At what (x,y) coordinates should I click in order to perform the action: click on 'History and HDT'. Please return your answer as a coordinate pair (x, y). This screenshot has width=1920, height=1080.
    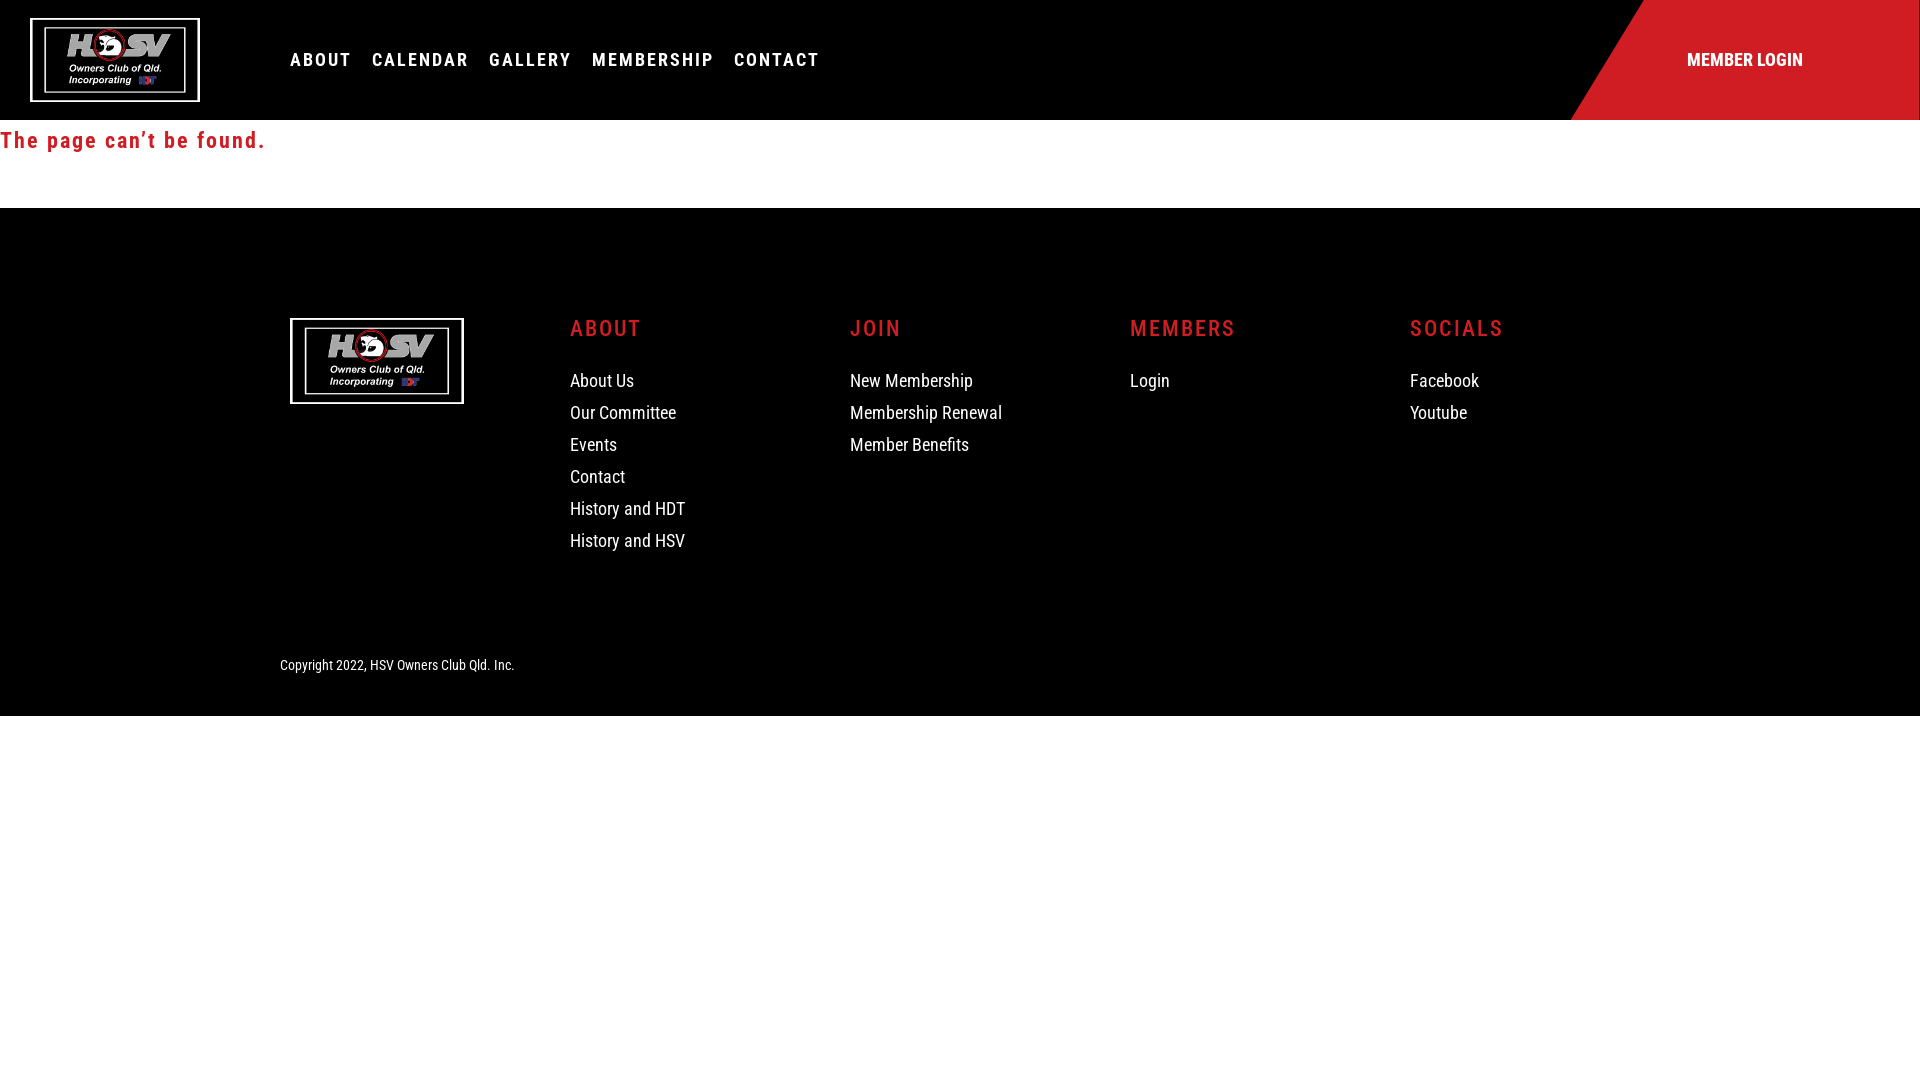
    Looking at the image, I should click on (569, 508).